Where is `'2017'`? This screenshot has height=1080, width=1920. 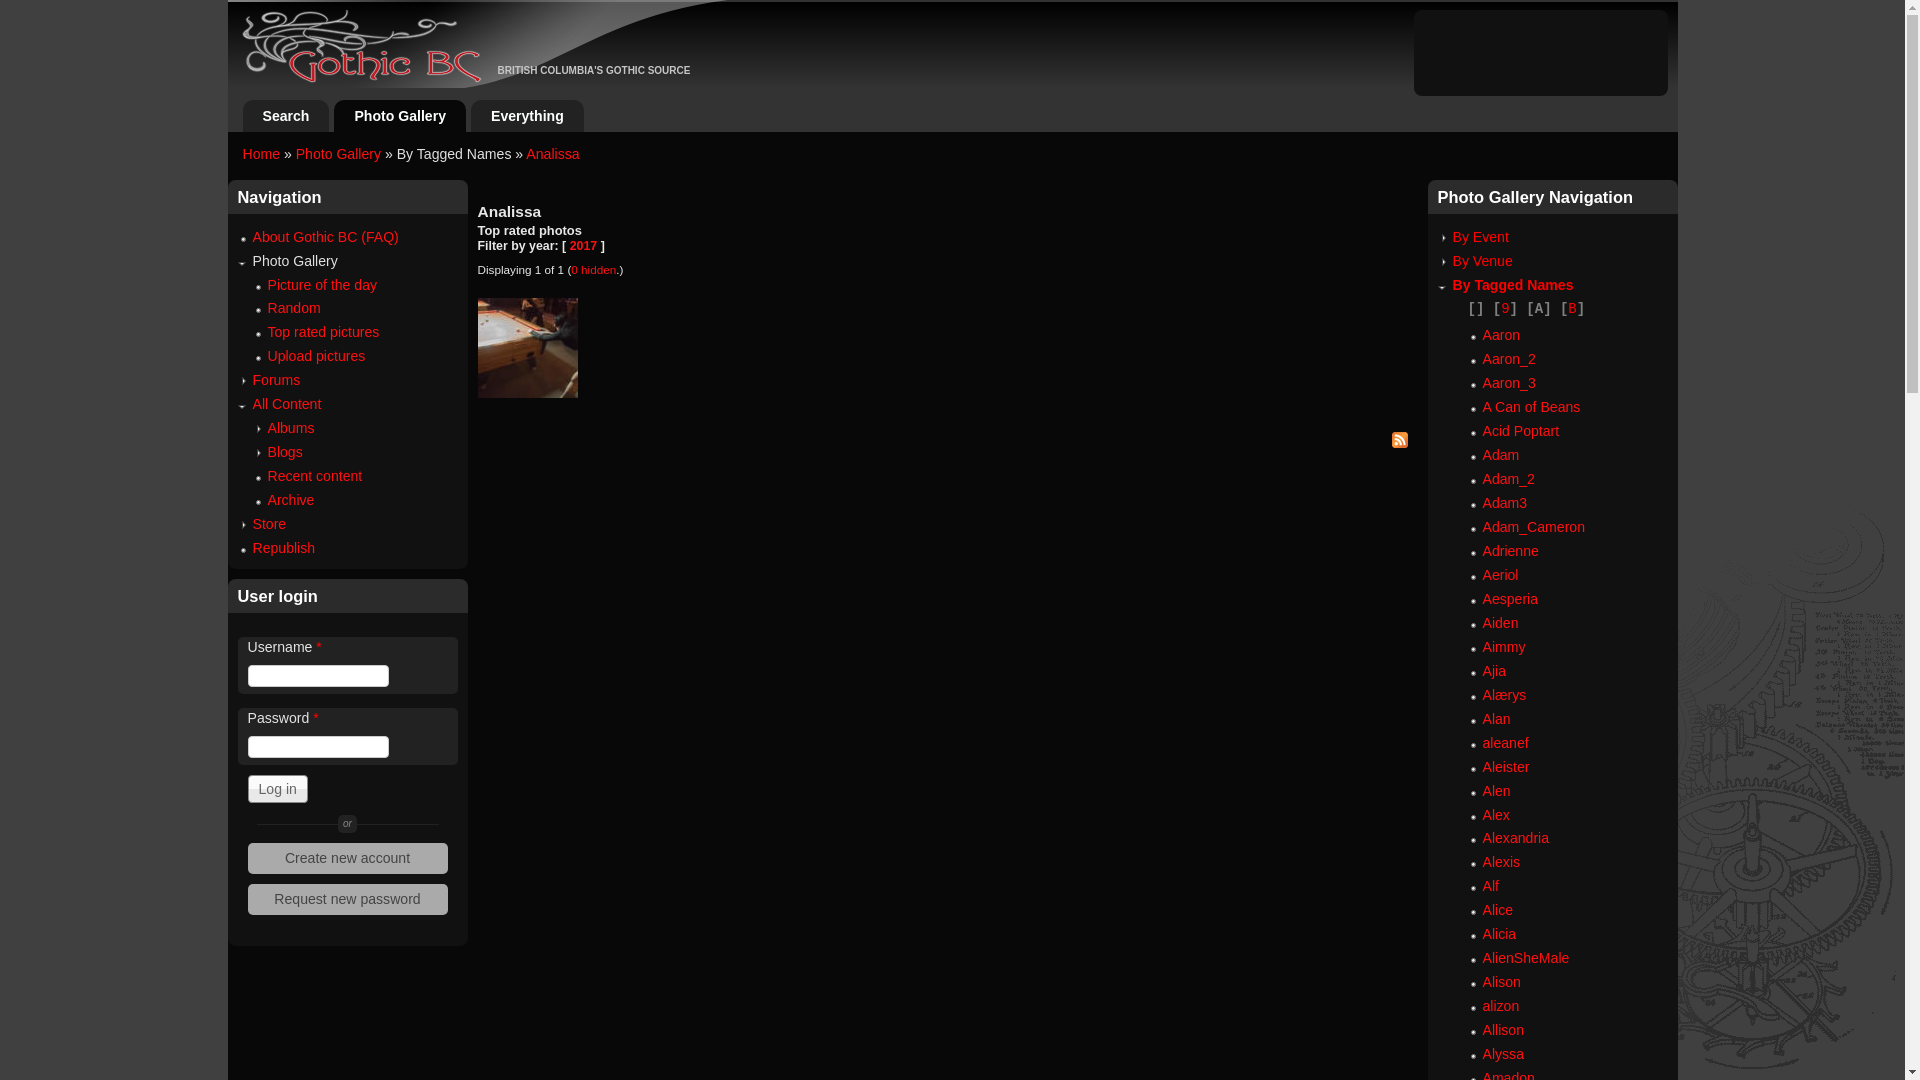 '2017' is located at coordinates (583, 245).